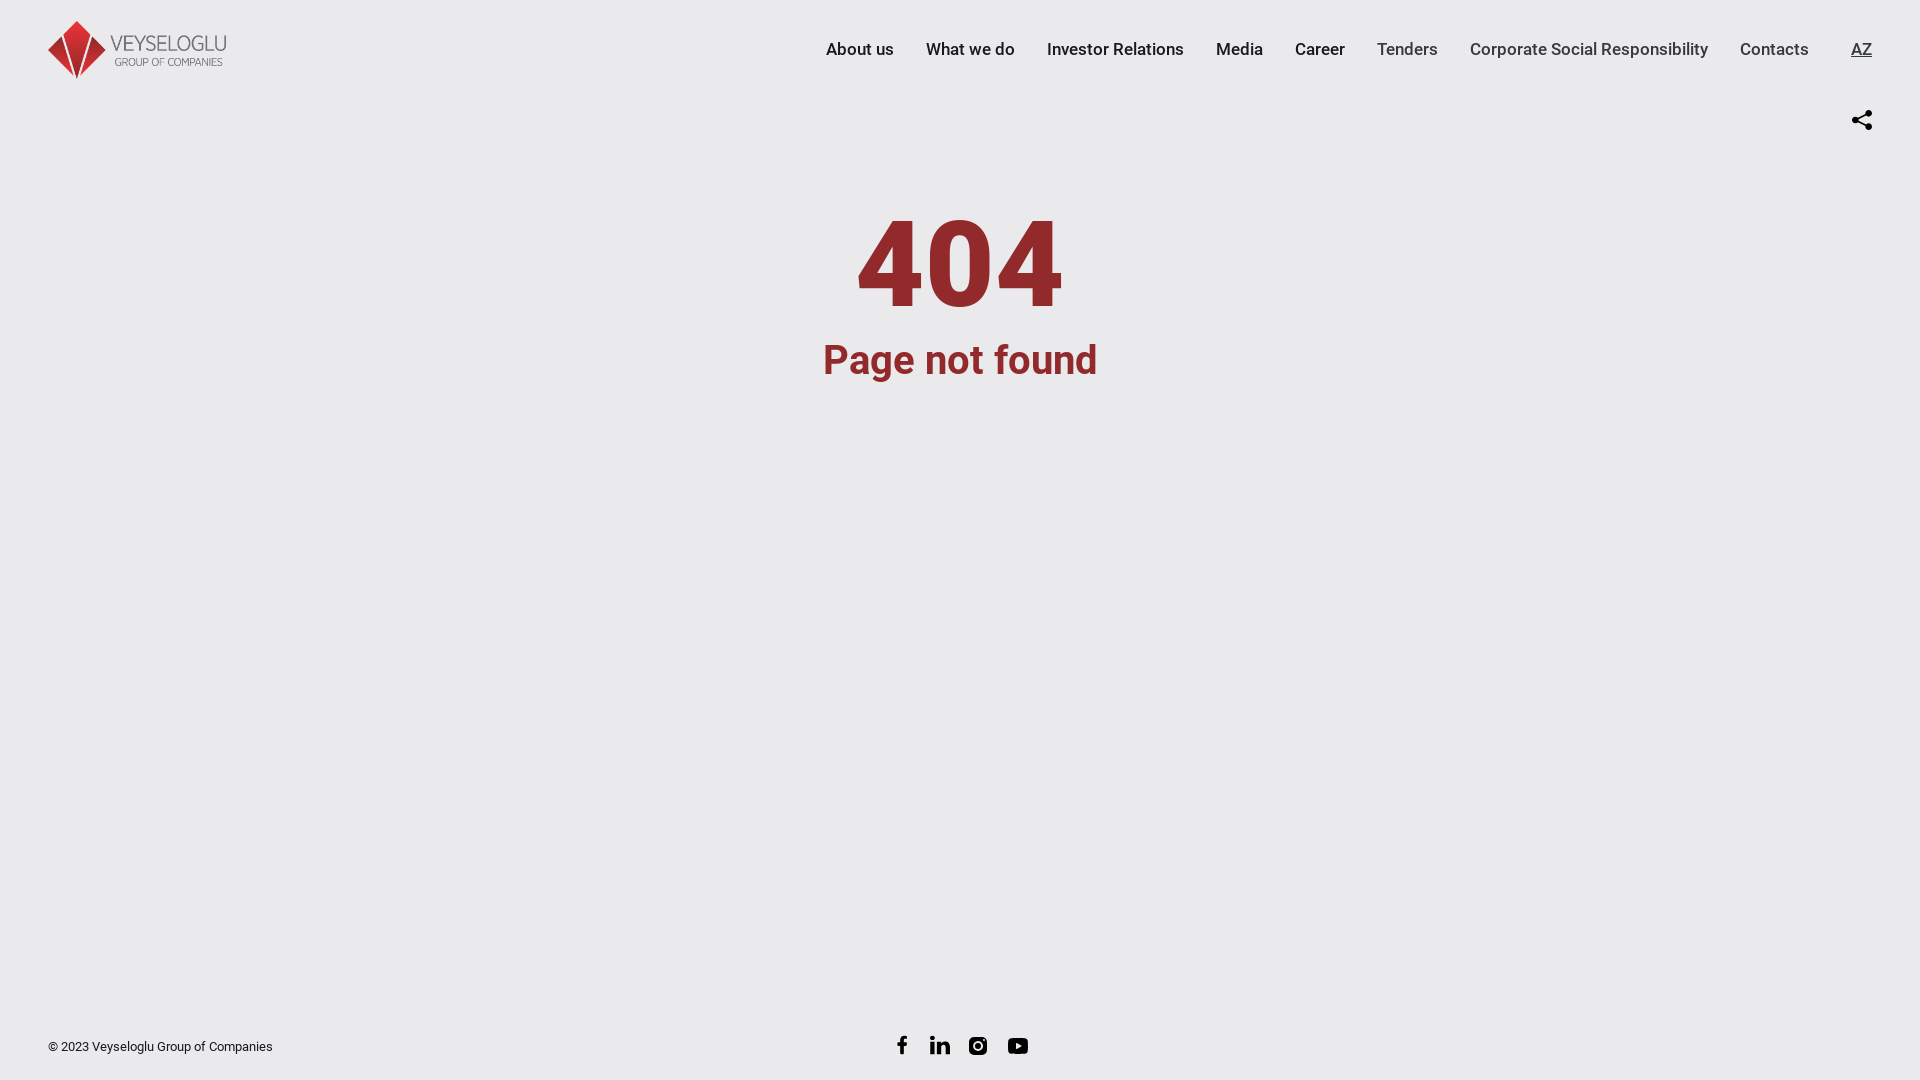  What do you see at coordinates (1238, 48) in the screenshot?
I see `'Media'` at bounding box center [1238, 48].